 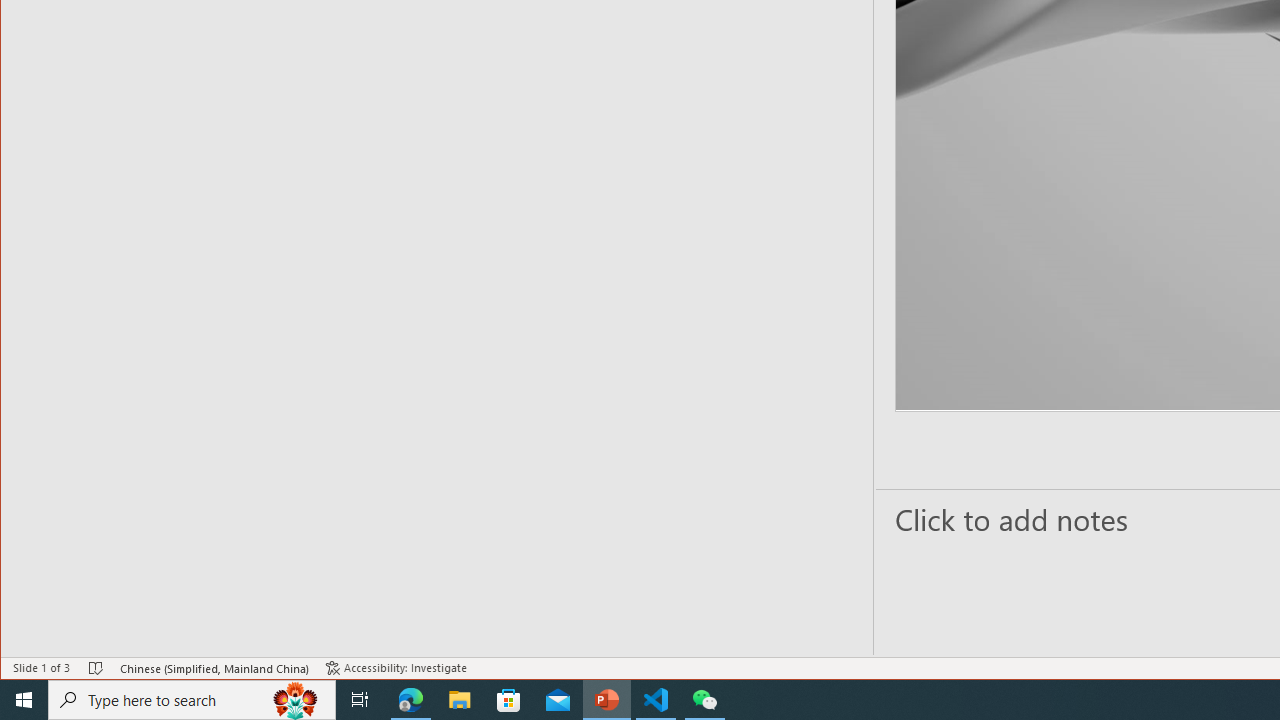 I want to click on 'Type here to search', so click(x=192, y=698).